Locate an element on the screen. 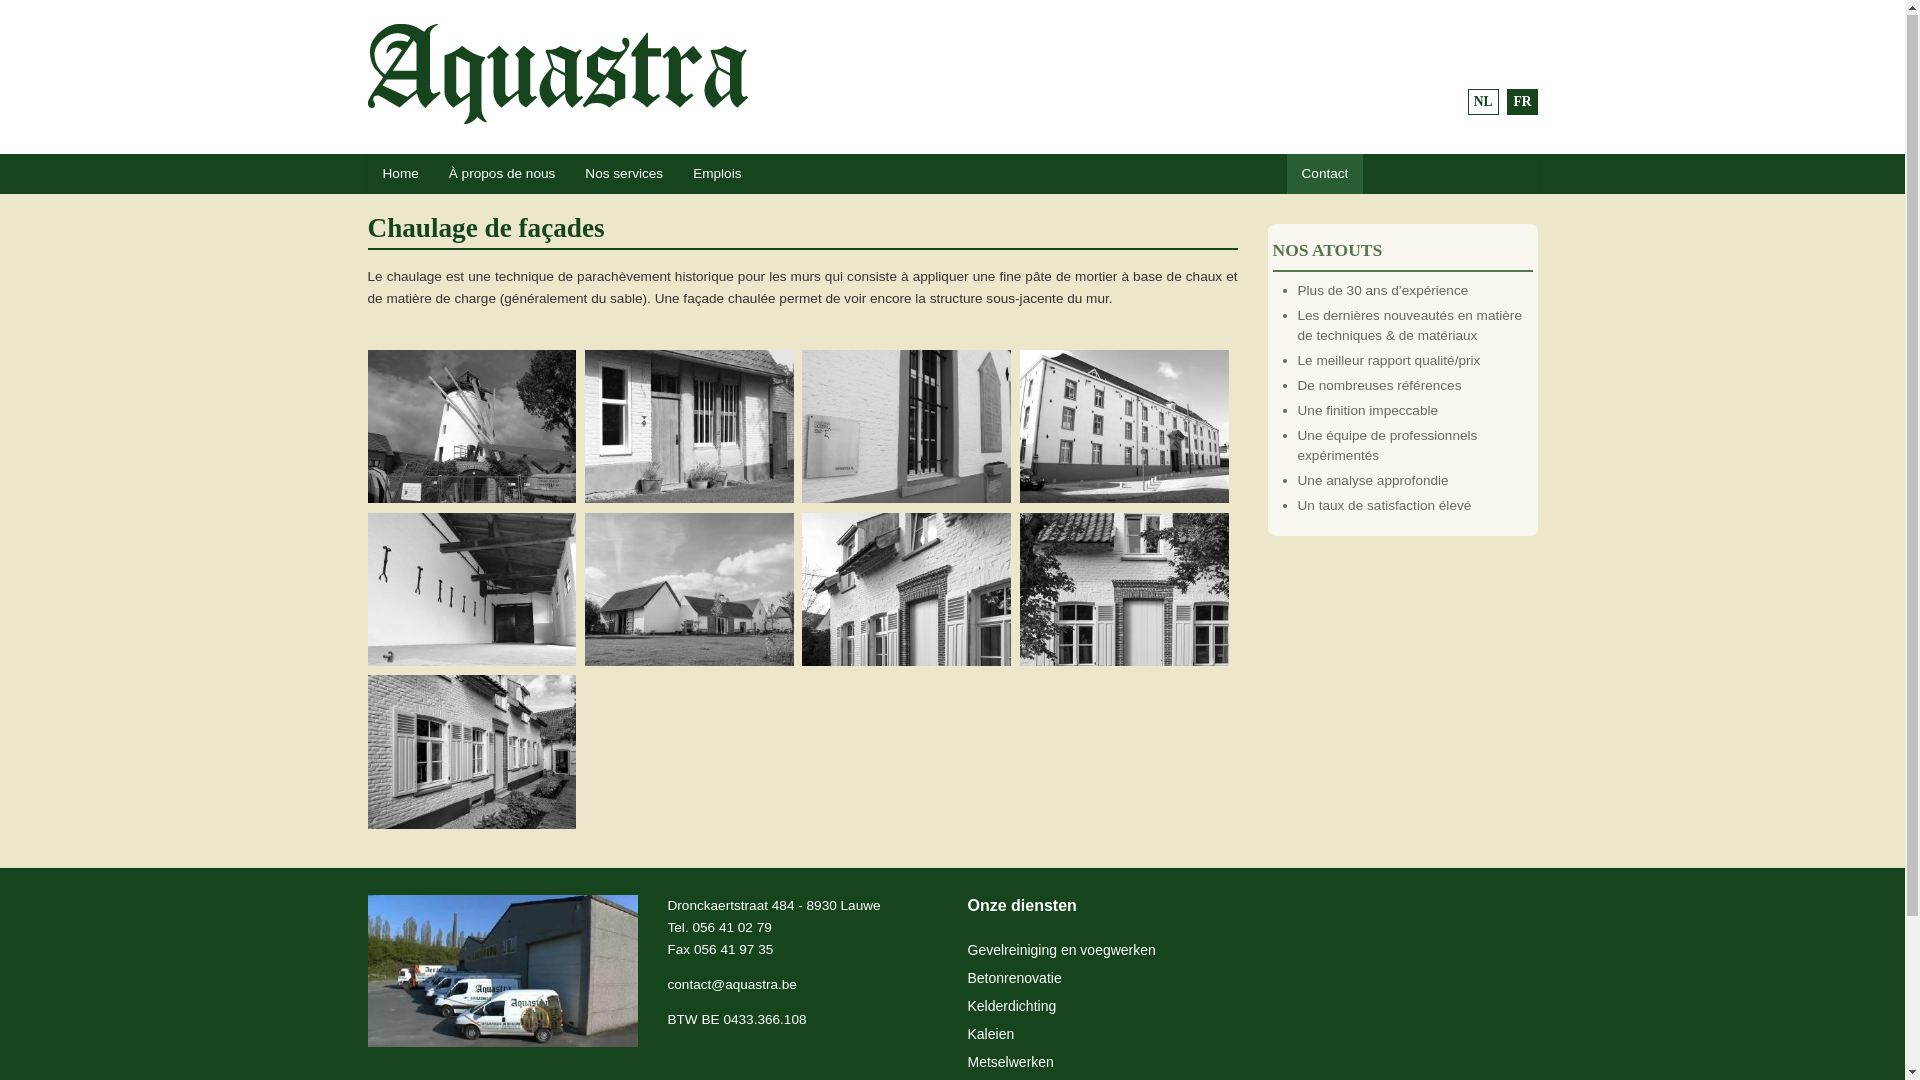 Image resolution: width=1920 pixels, height=1080 pixels. 'Betonrenovatie' is located at coordinates (1014, 978).